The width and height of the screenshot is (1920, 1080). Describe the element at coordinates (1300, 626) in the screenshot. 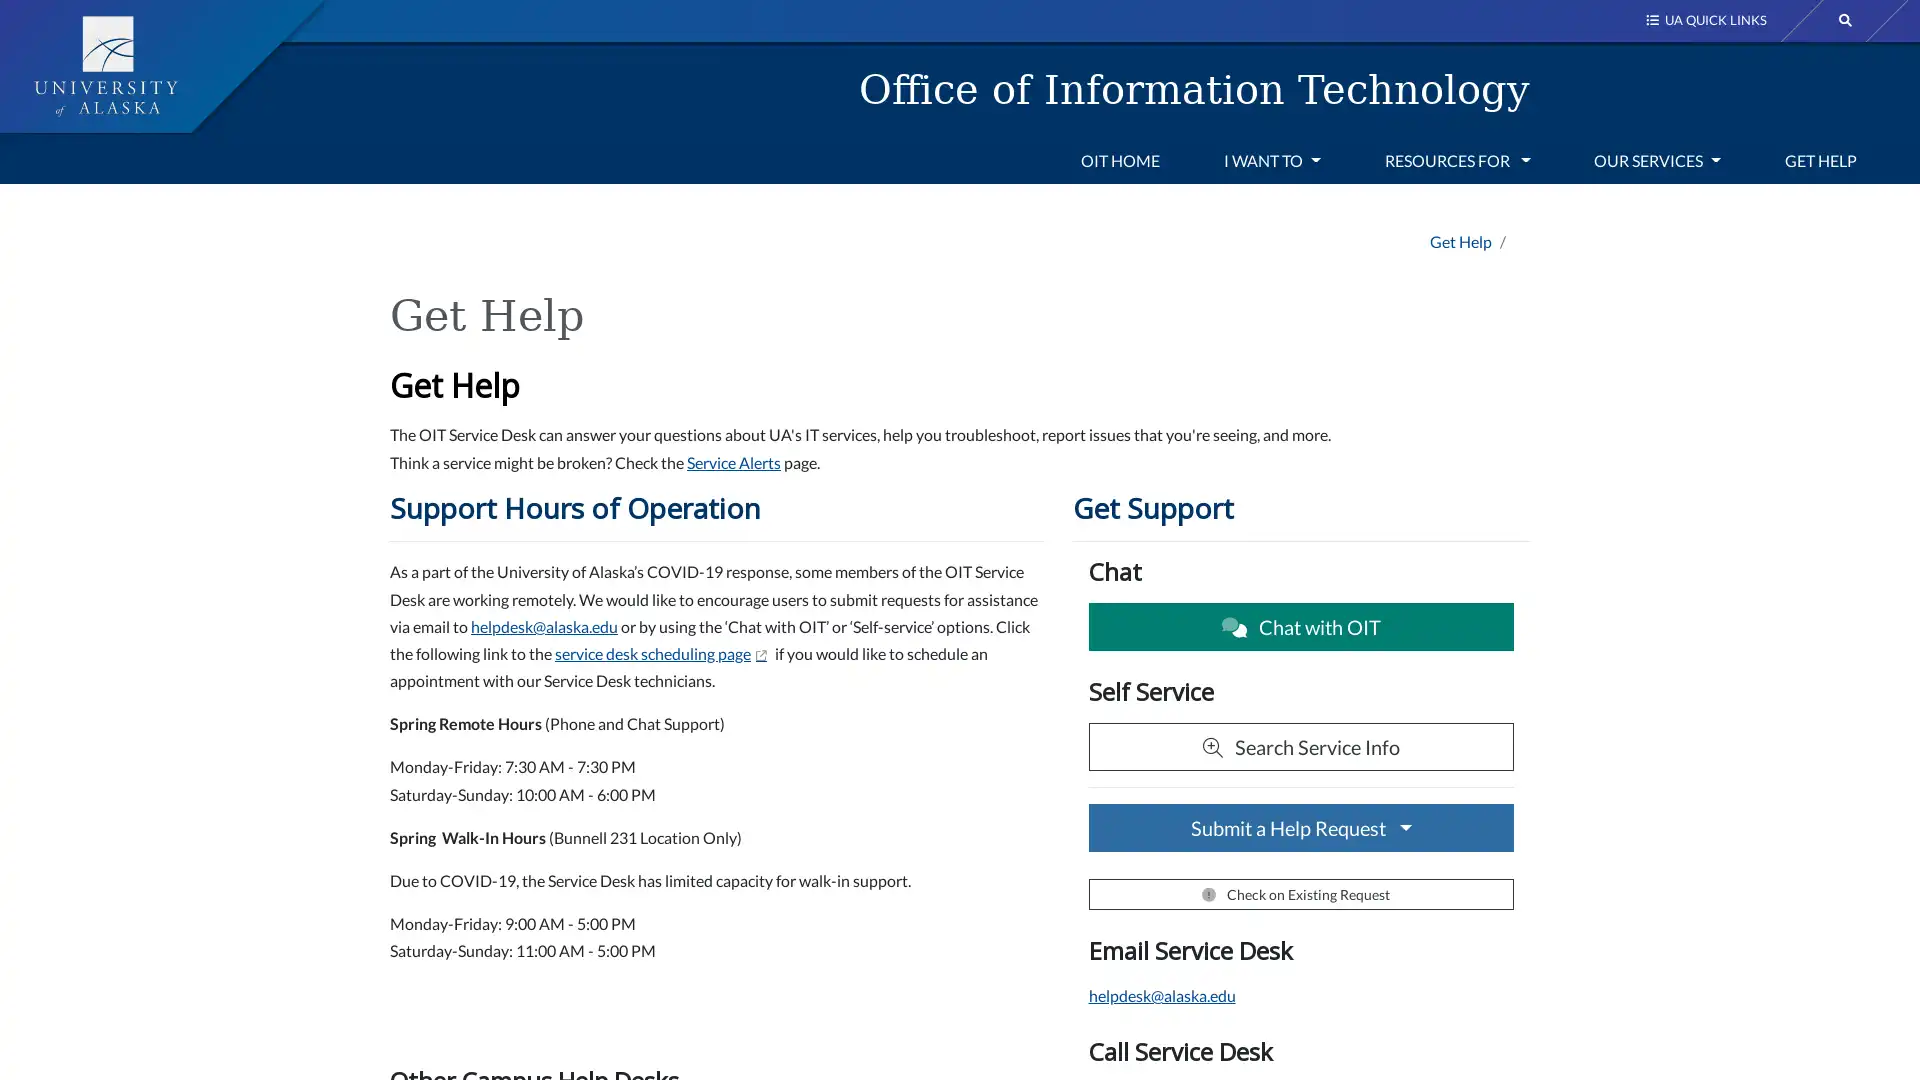

I see `Chat with OIT` at that location.